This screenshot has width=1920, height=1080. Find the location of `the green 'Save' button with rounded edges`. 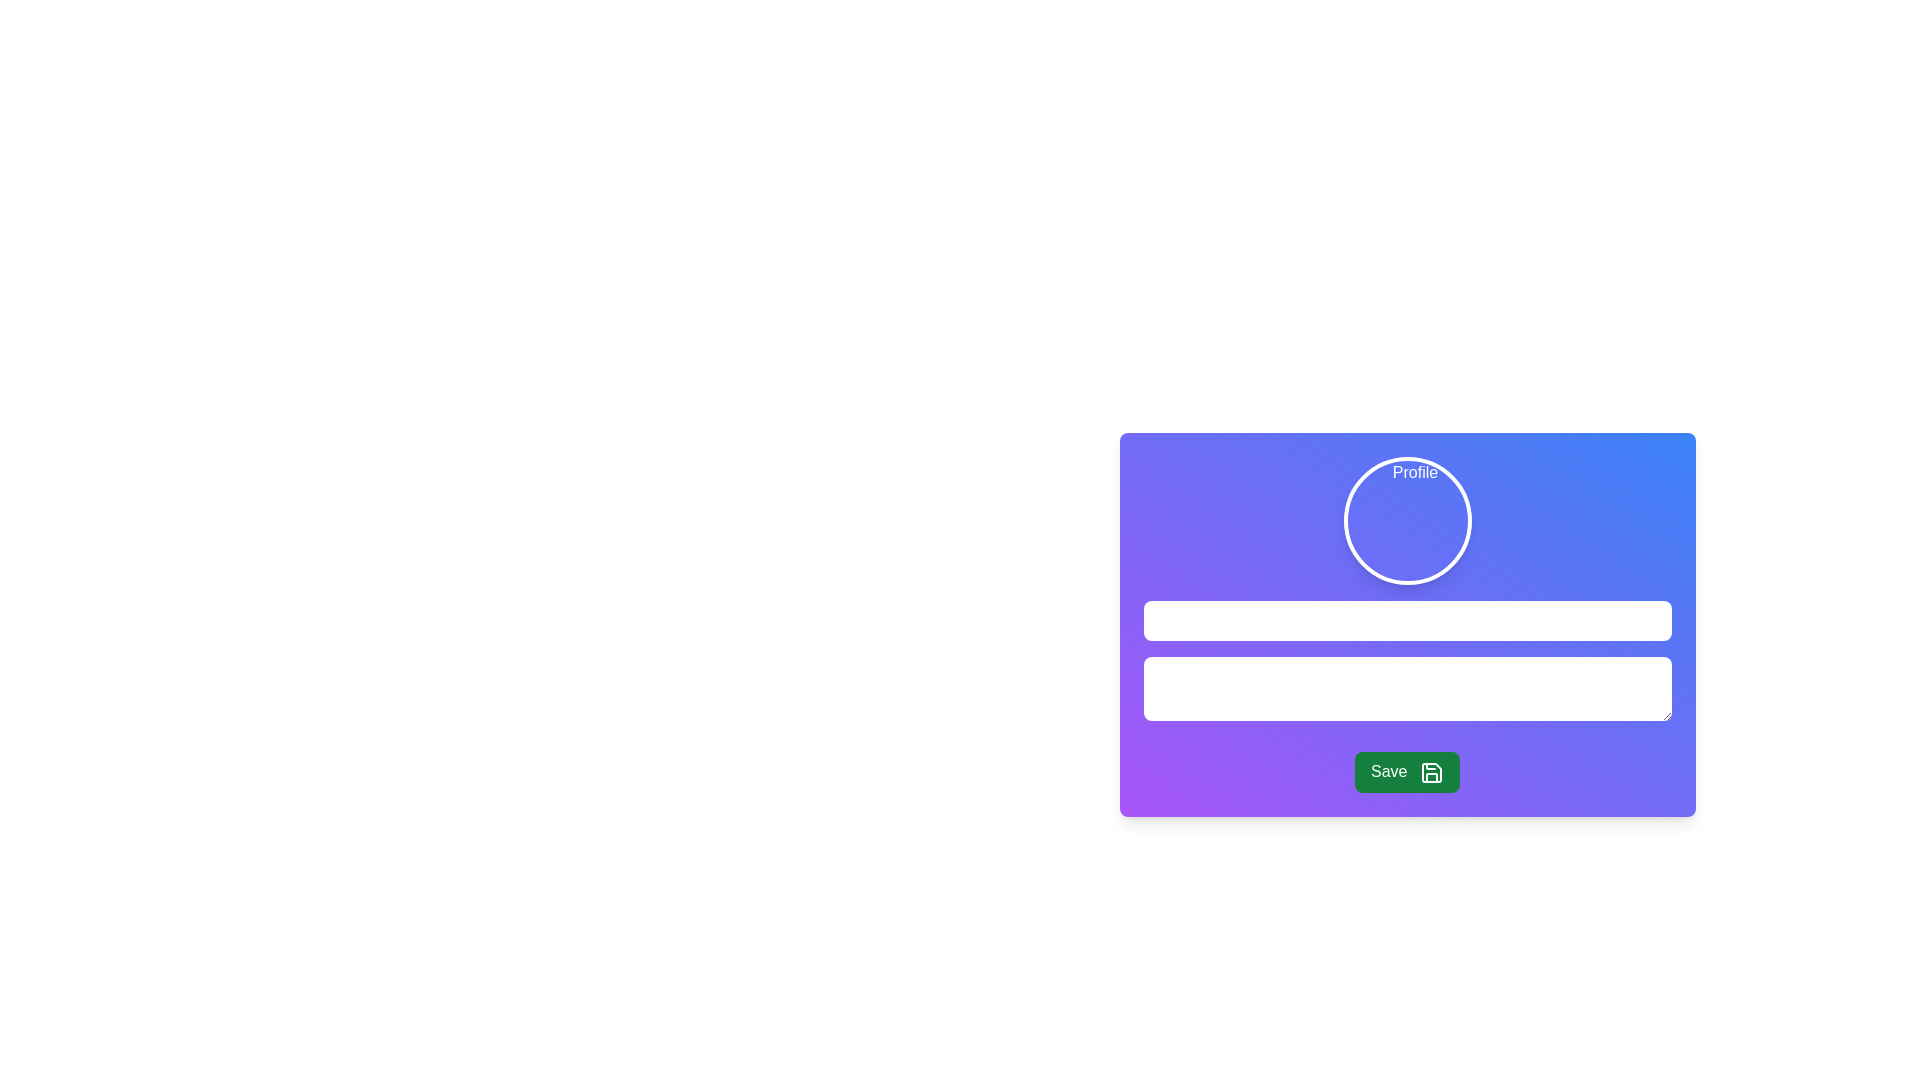

the green 'Save' button with rounded edges is located at coordinates (1406, 771).